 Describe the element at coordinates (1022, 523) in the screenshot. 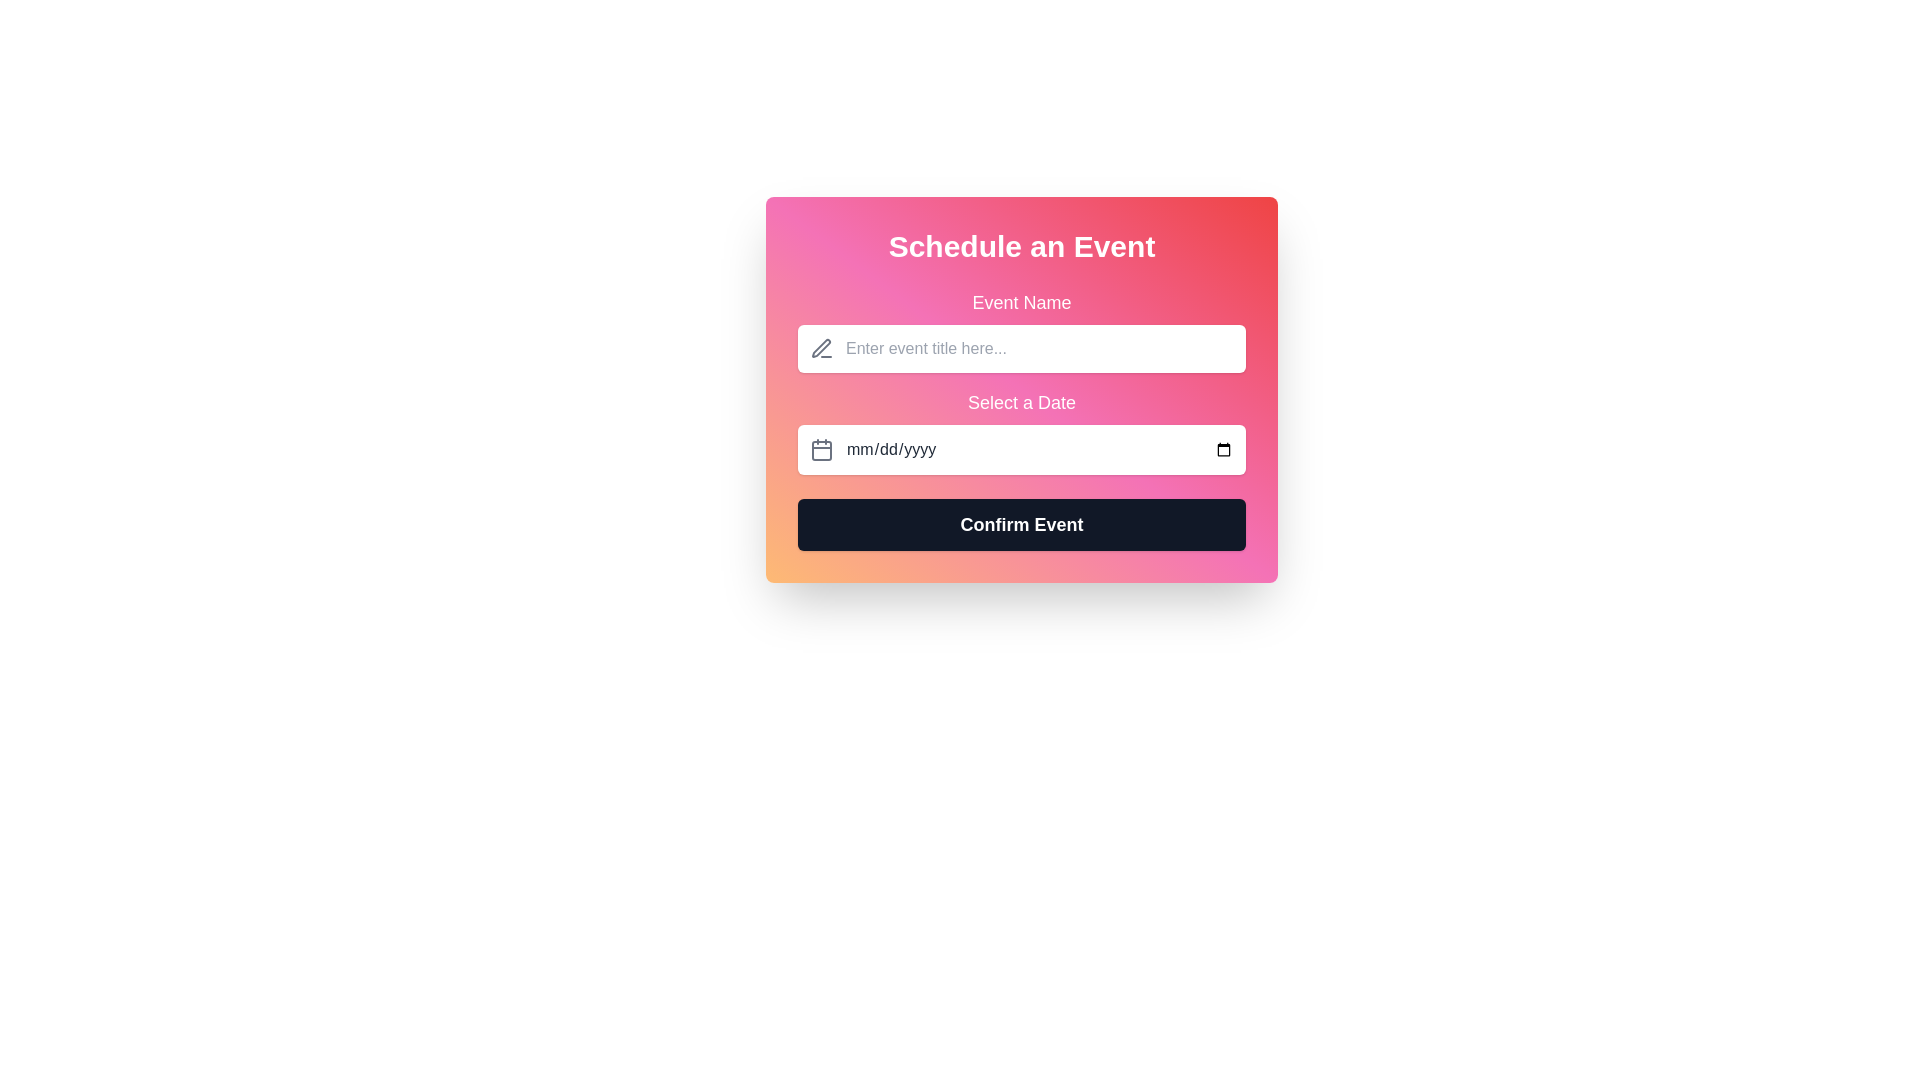

I see `the 'Confirm Event' button, which is a rectangular button with a dark background and white bold text, located at the bottom of the 'Schedule an Event' dialog box` at that location.